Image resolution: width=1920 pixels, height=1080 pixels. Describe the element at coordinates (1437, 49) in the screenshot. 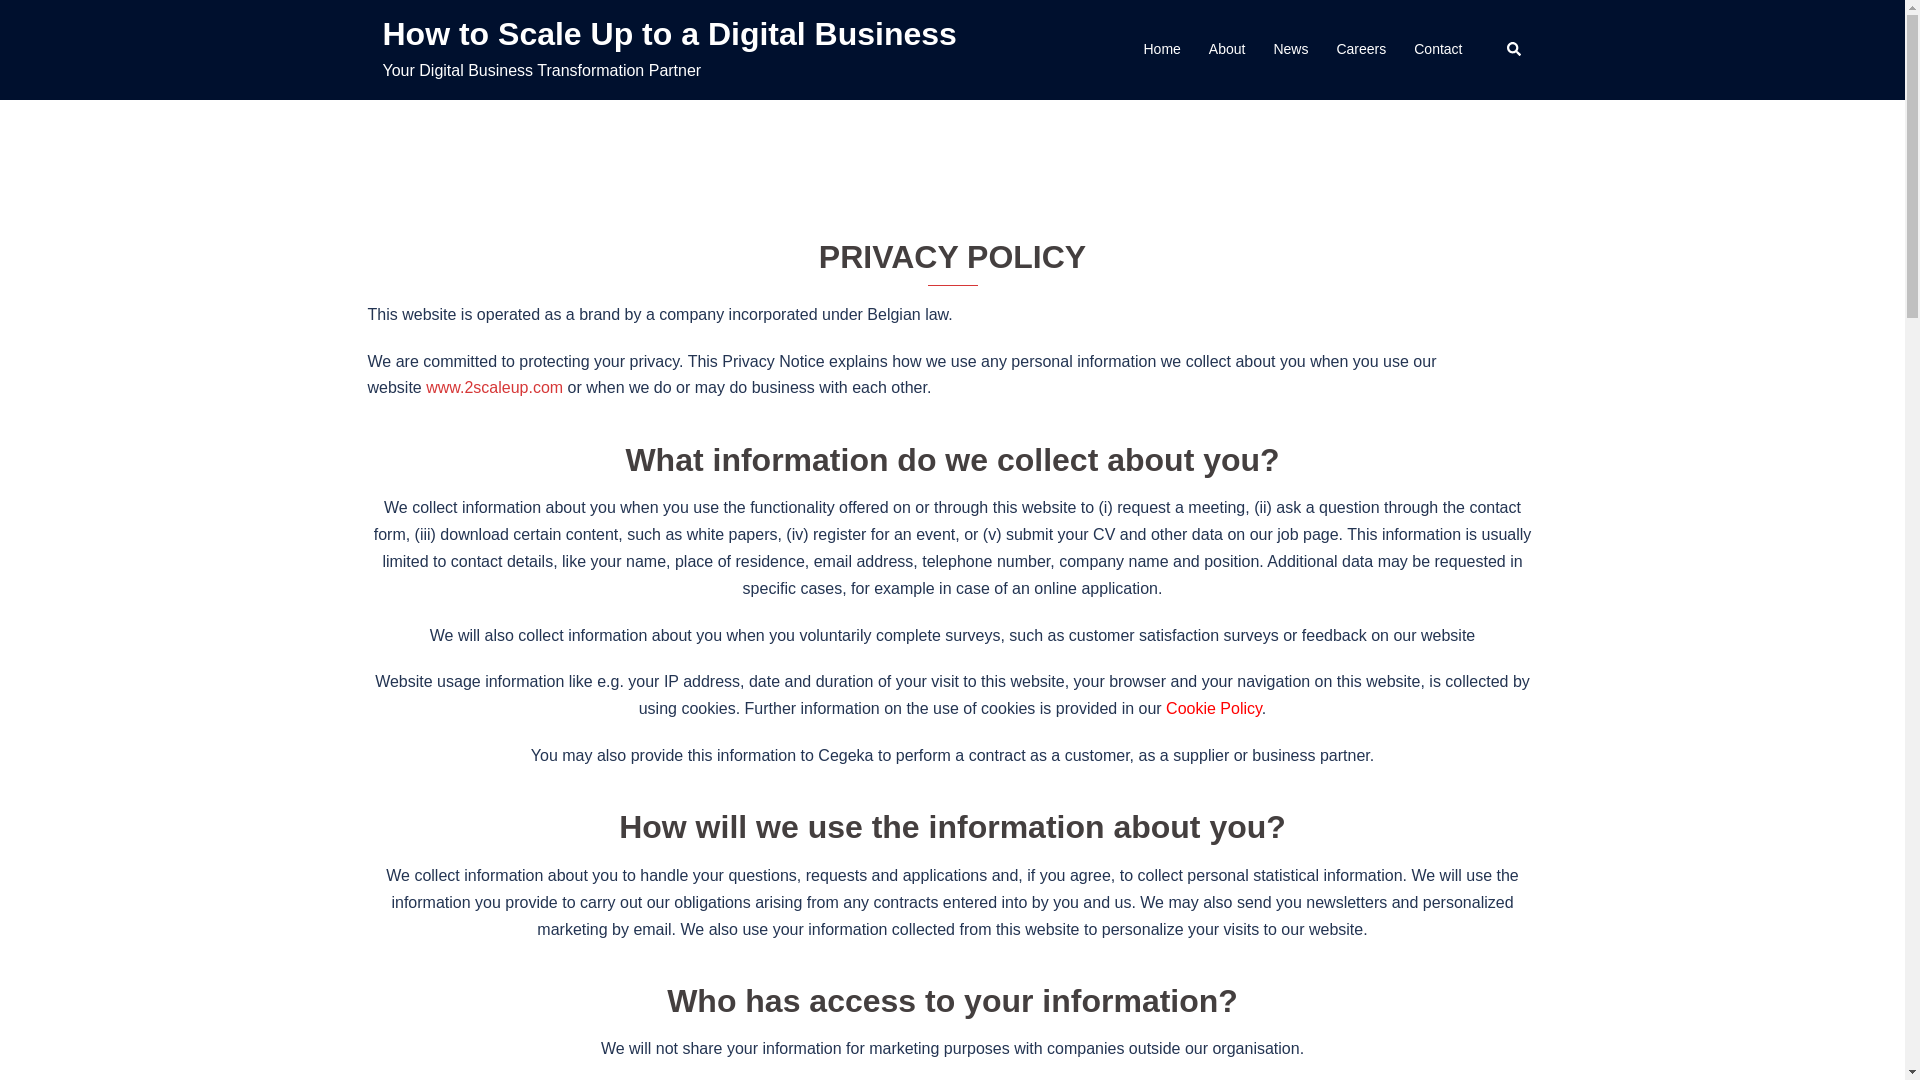

I see `'Contact'` at that location.